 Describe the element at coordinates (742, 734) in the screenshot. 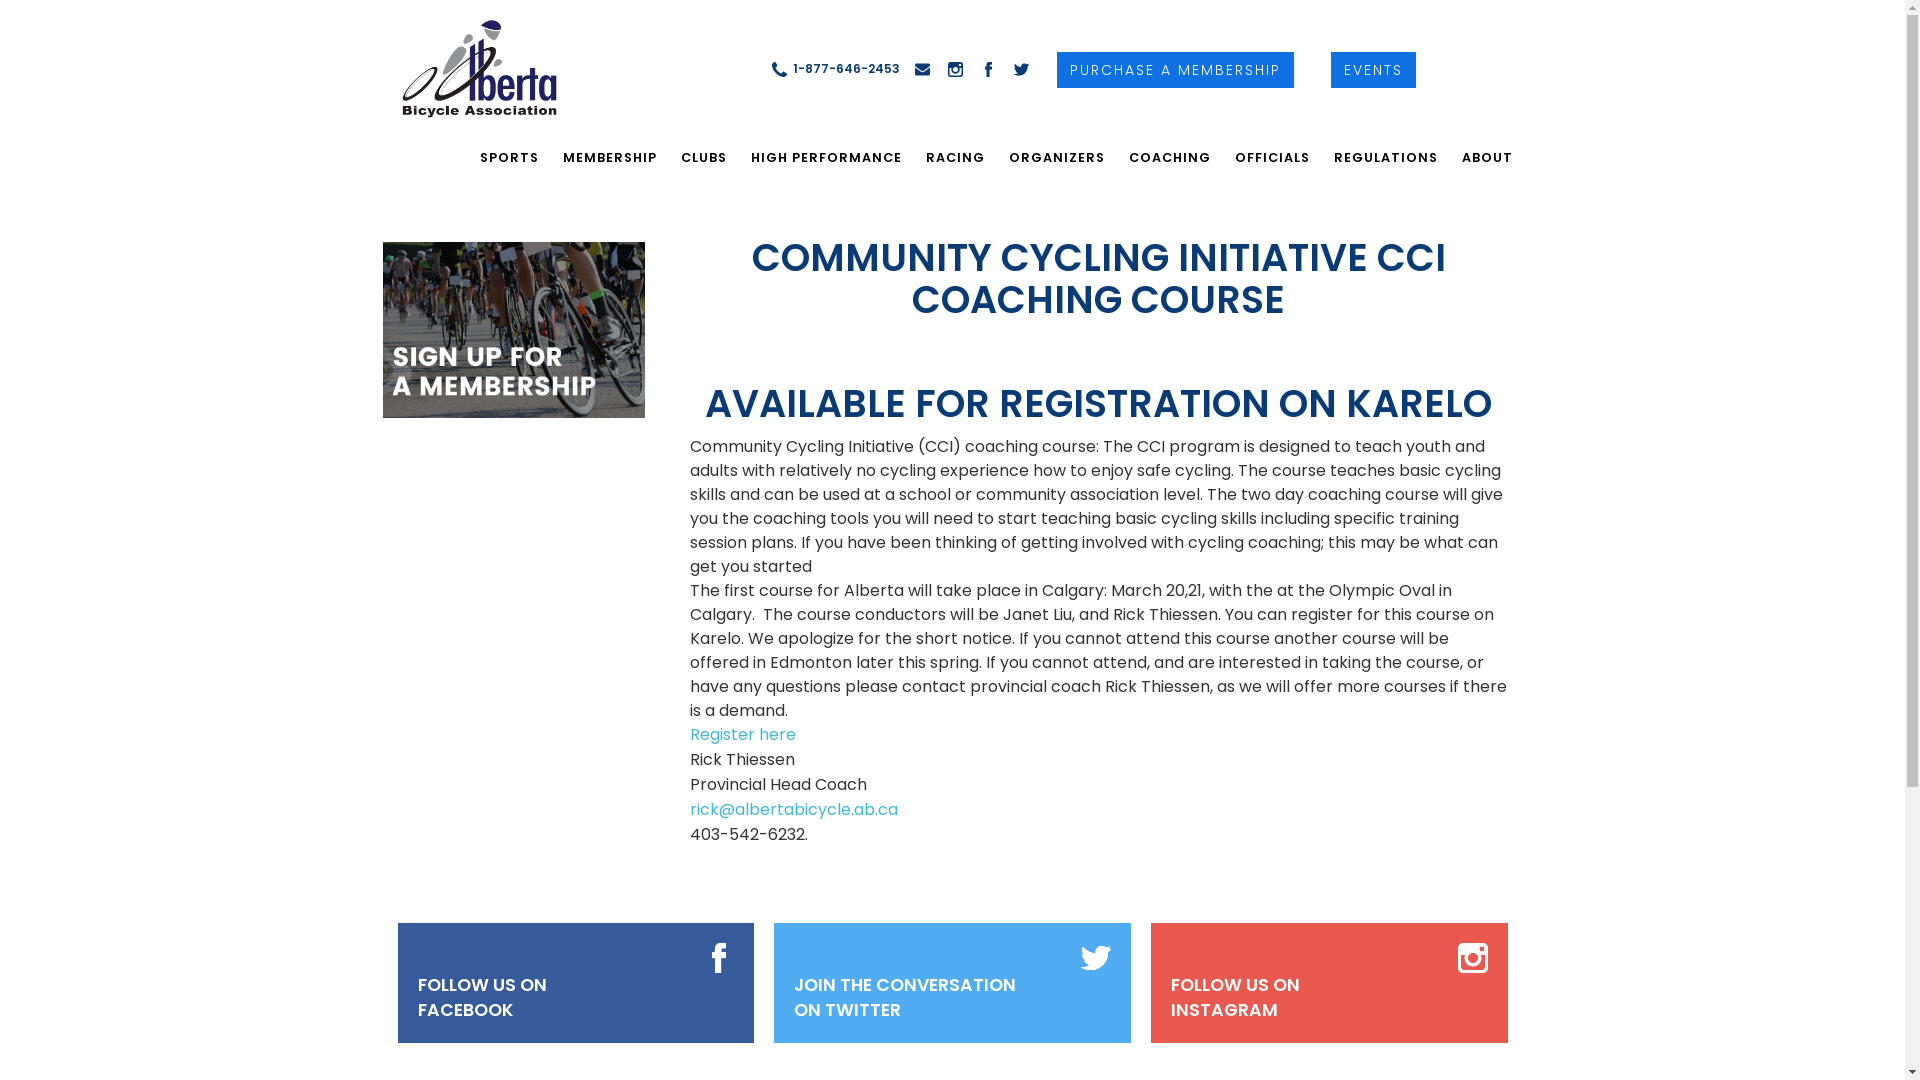

I see `'Register here'` at that location.